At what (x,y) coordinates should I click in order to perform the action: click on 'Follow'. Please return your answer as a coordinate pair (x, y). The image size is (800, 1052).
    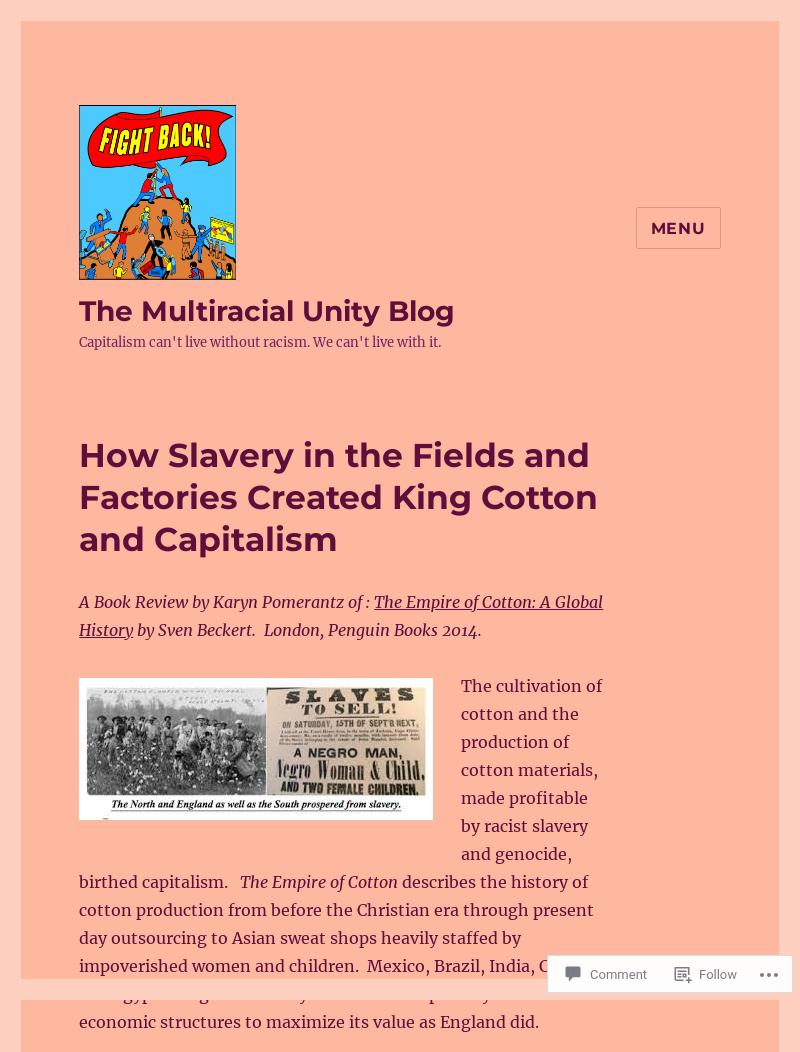
    Looking at the image, I should click on (717, 972).